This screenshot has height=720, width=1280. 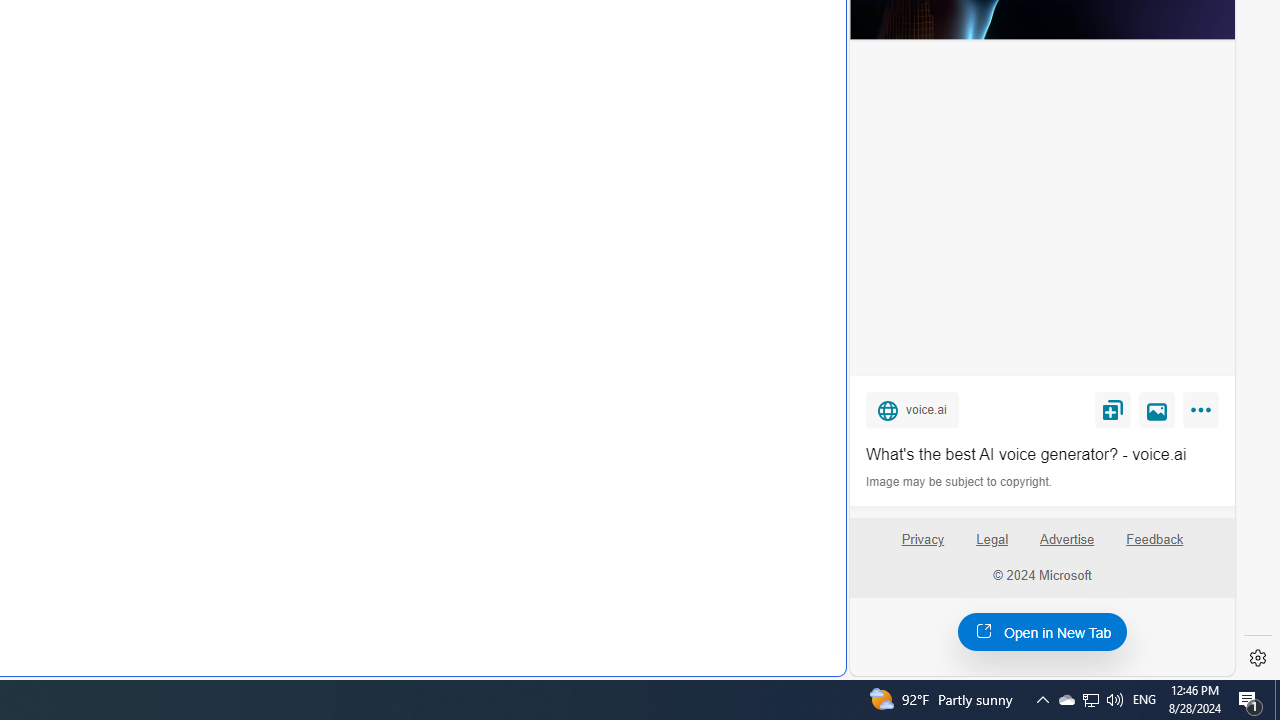 I want to click on 'Privacy', so click(x=921, y=538).